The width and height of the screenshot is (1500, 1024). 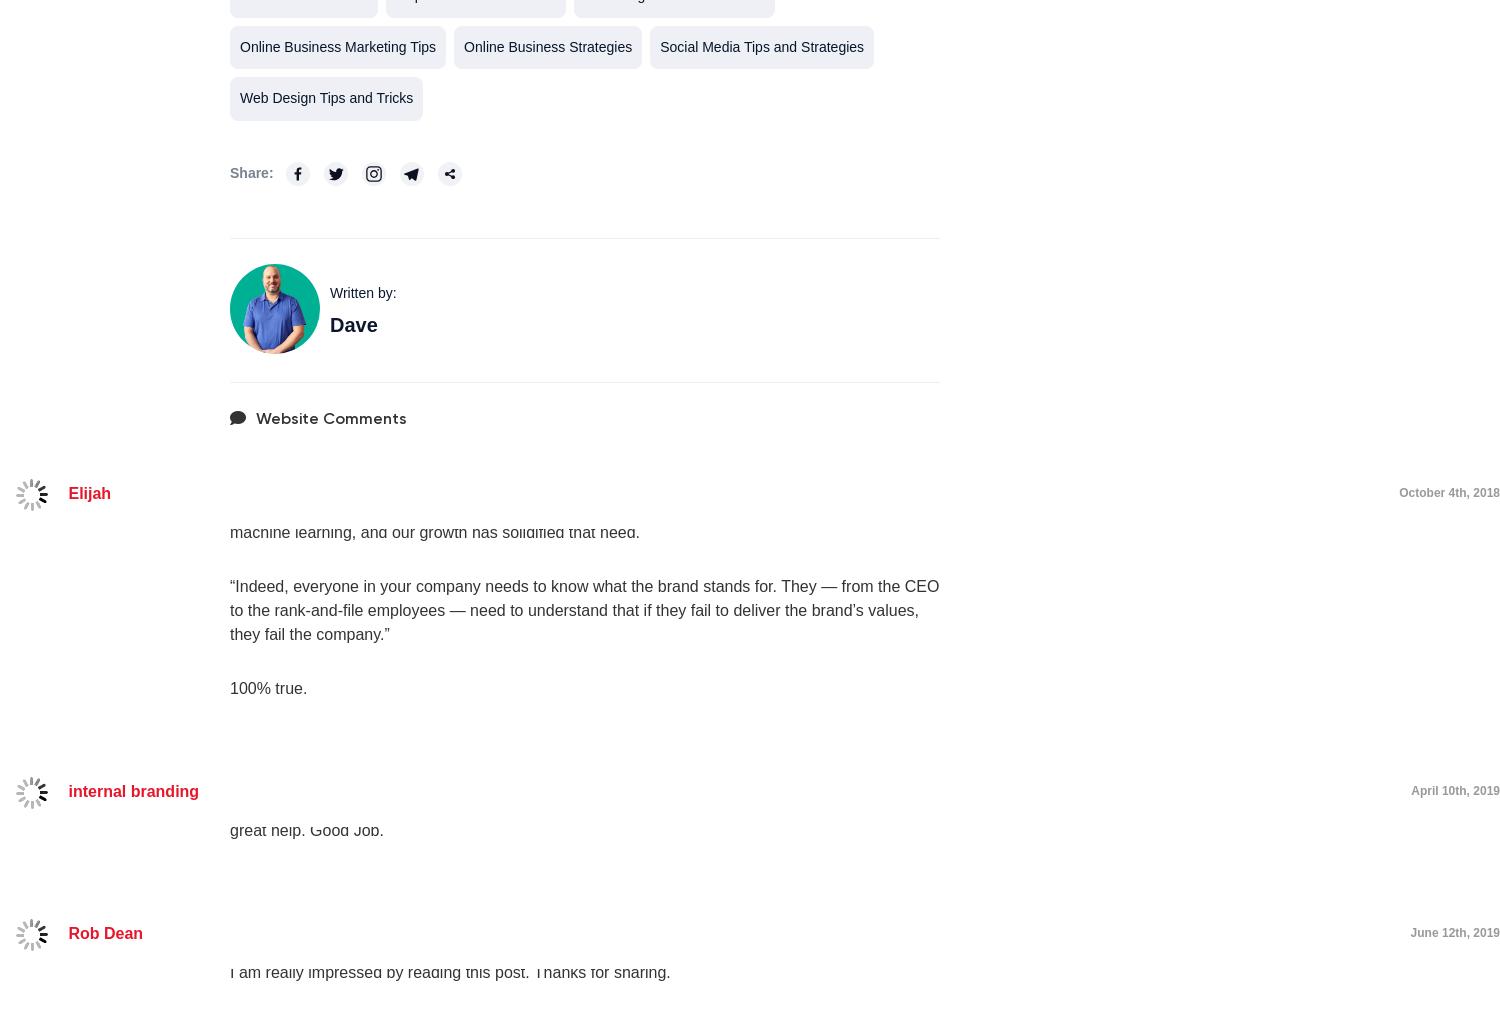 What do you see at coordinates (565, 806) in the screenshot?
I see `'This is a great article. Knowing the importance of Internal Branding has a great role on the improvement of your business. Thanks for the ideas you provided and for posting this. Indeed a great help. Good Job.'` at bounding box center [565, 806].